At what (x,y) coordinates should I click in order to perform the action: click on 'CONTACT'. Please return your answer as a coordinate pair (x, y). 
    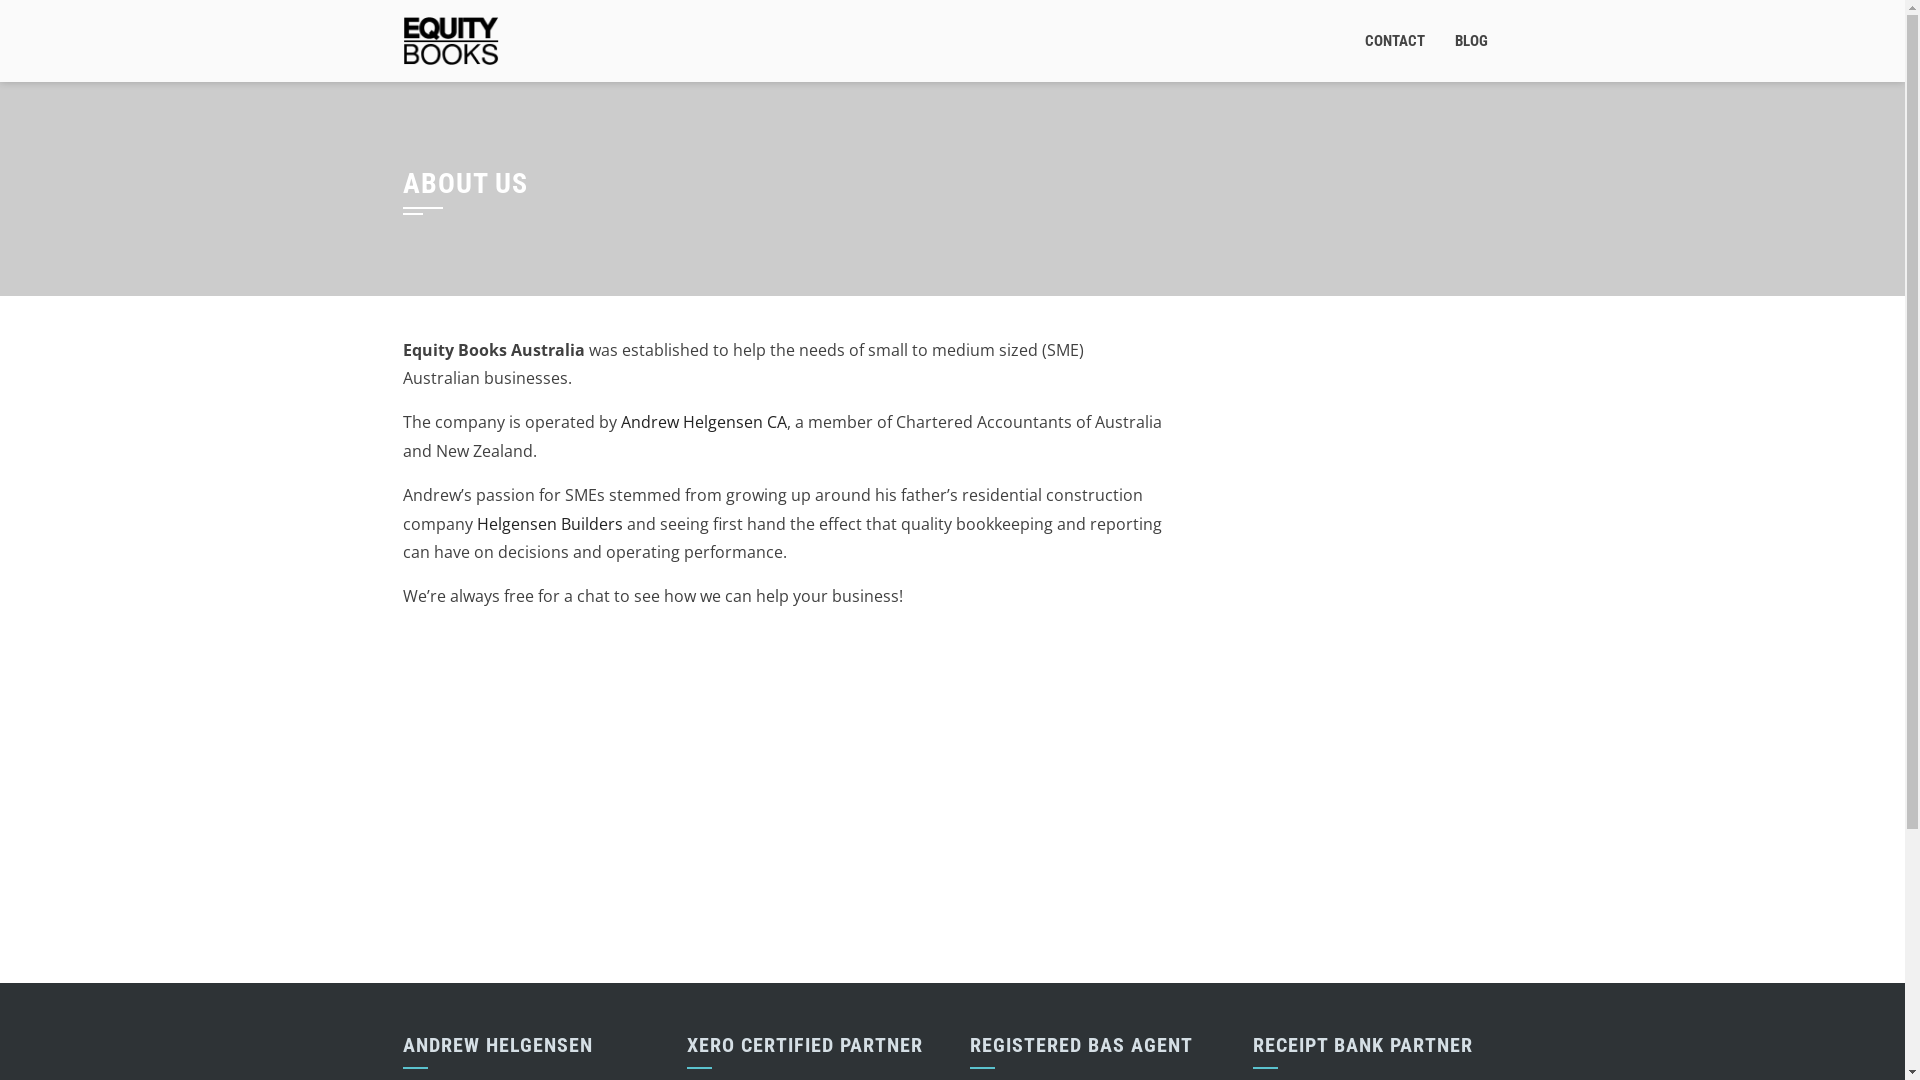
    Looking at the image, I should click on (1394, 41).